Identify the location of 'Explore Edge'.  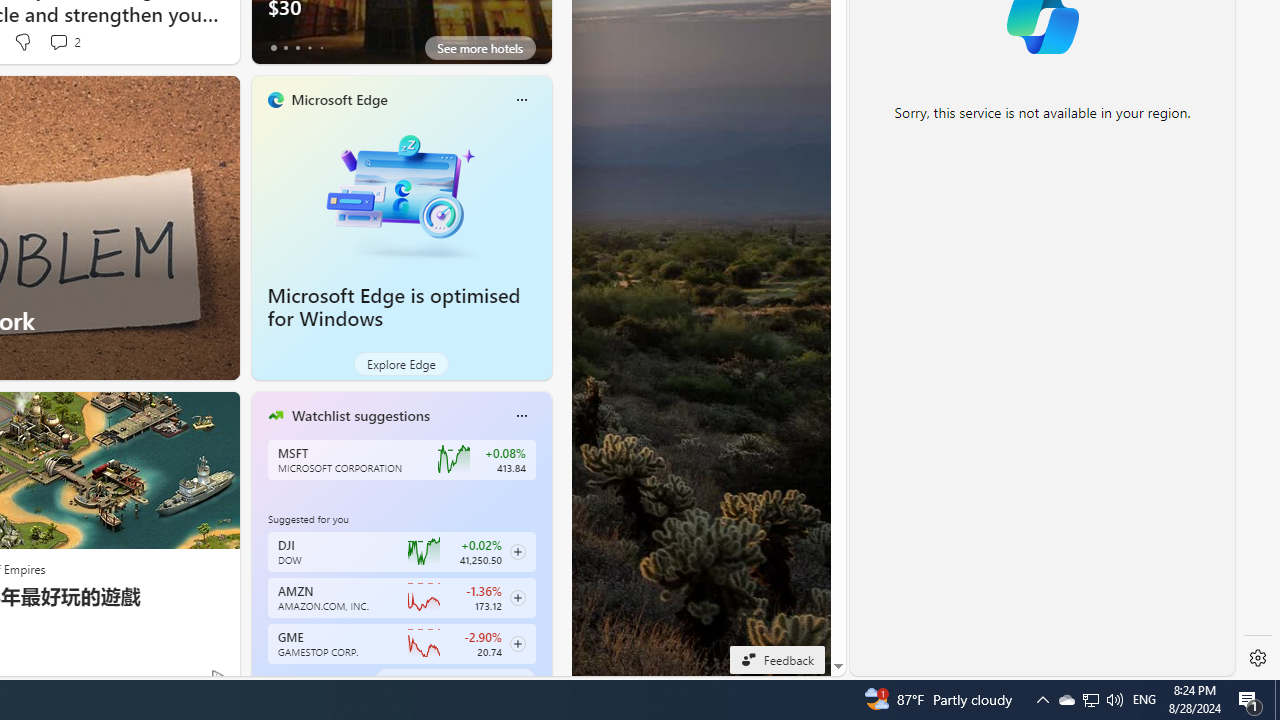
(400, 363).